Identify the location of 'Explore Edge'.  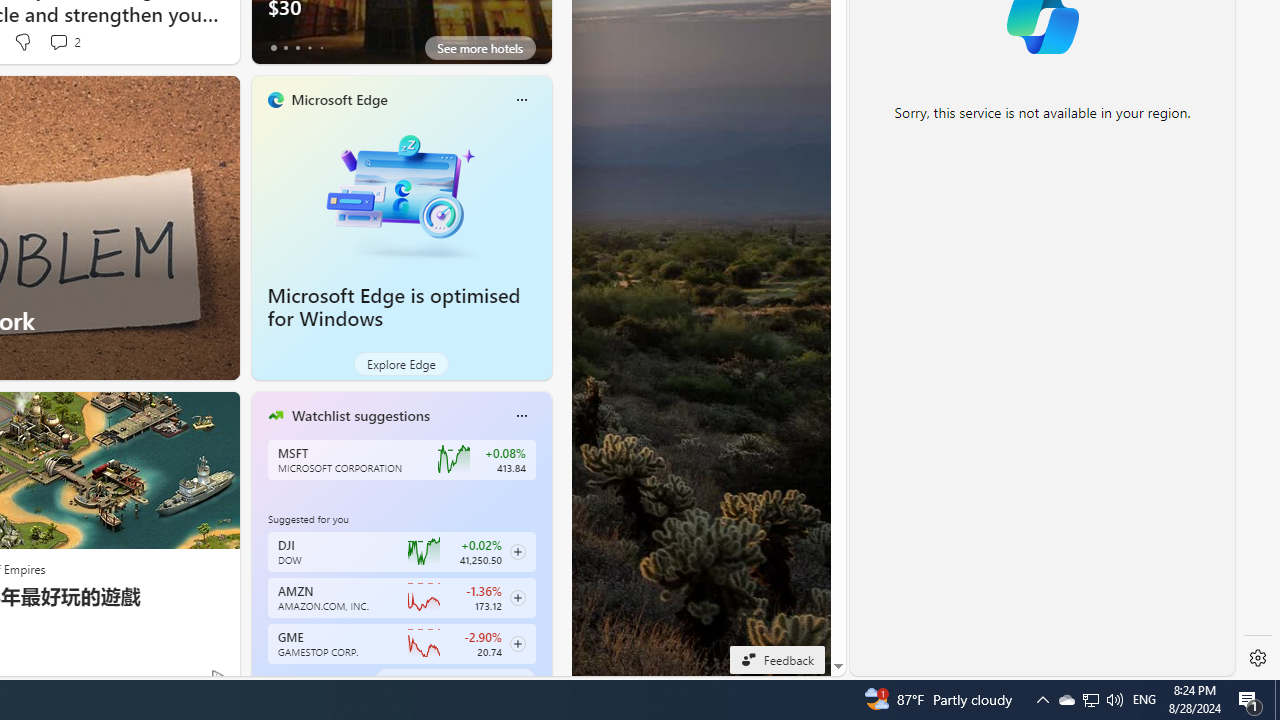
(400, 363).